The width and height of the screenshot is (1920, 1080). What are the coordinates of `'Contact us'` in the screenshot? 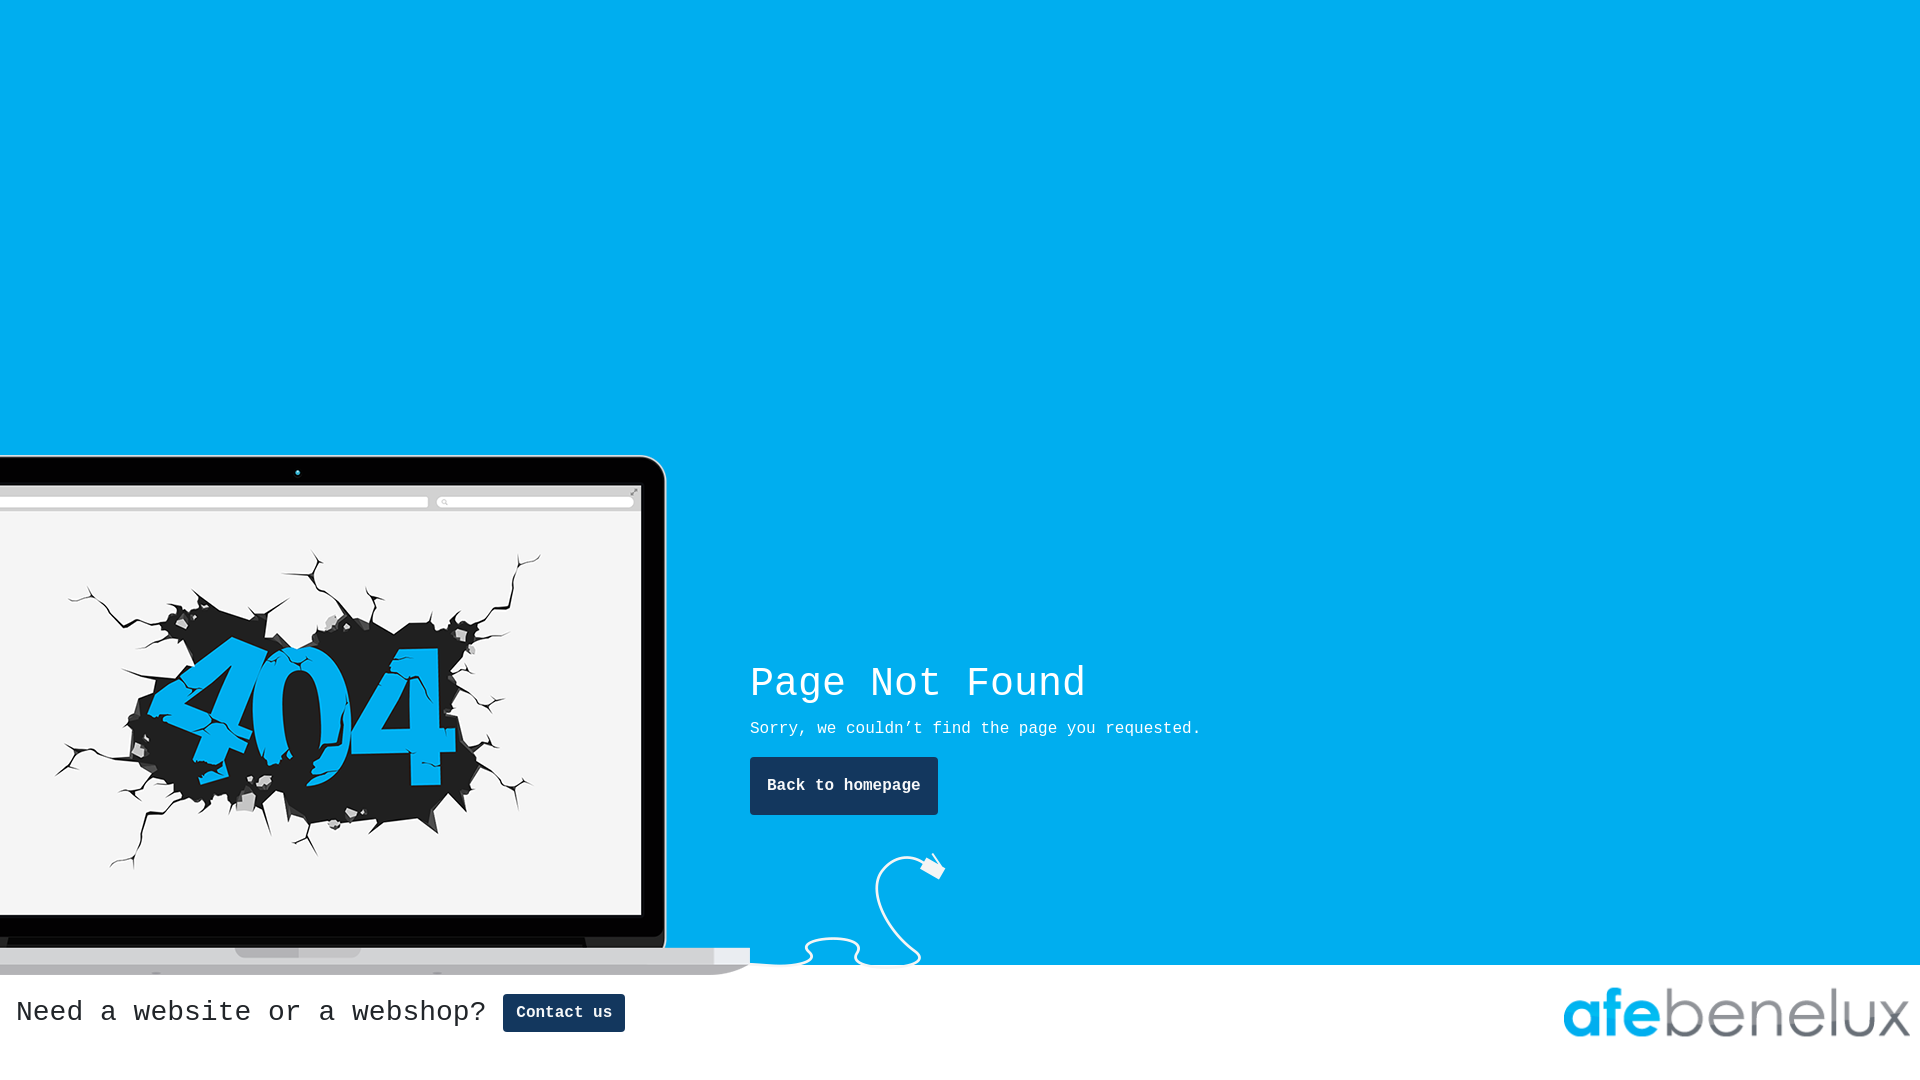 It's located at (503, 1013).